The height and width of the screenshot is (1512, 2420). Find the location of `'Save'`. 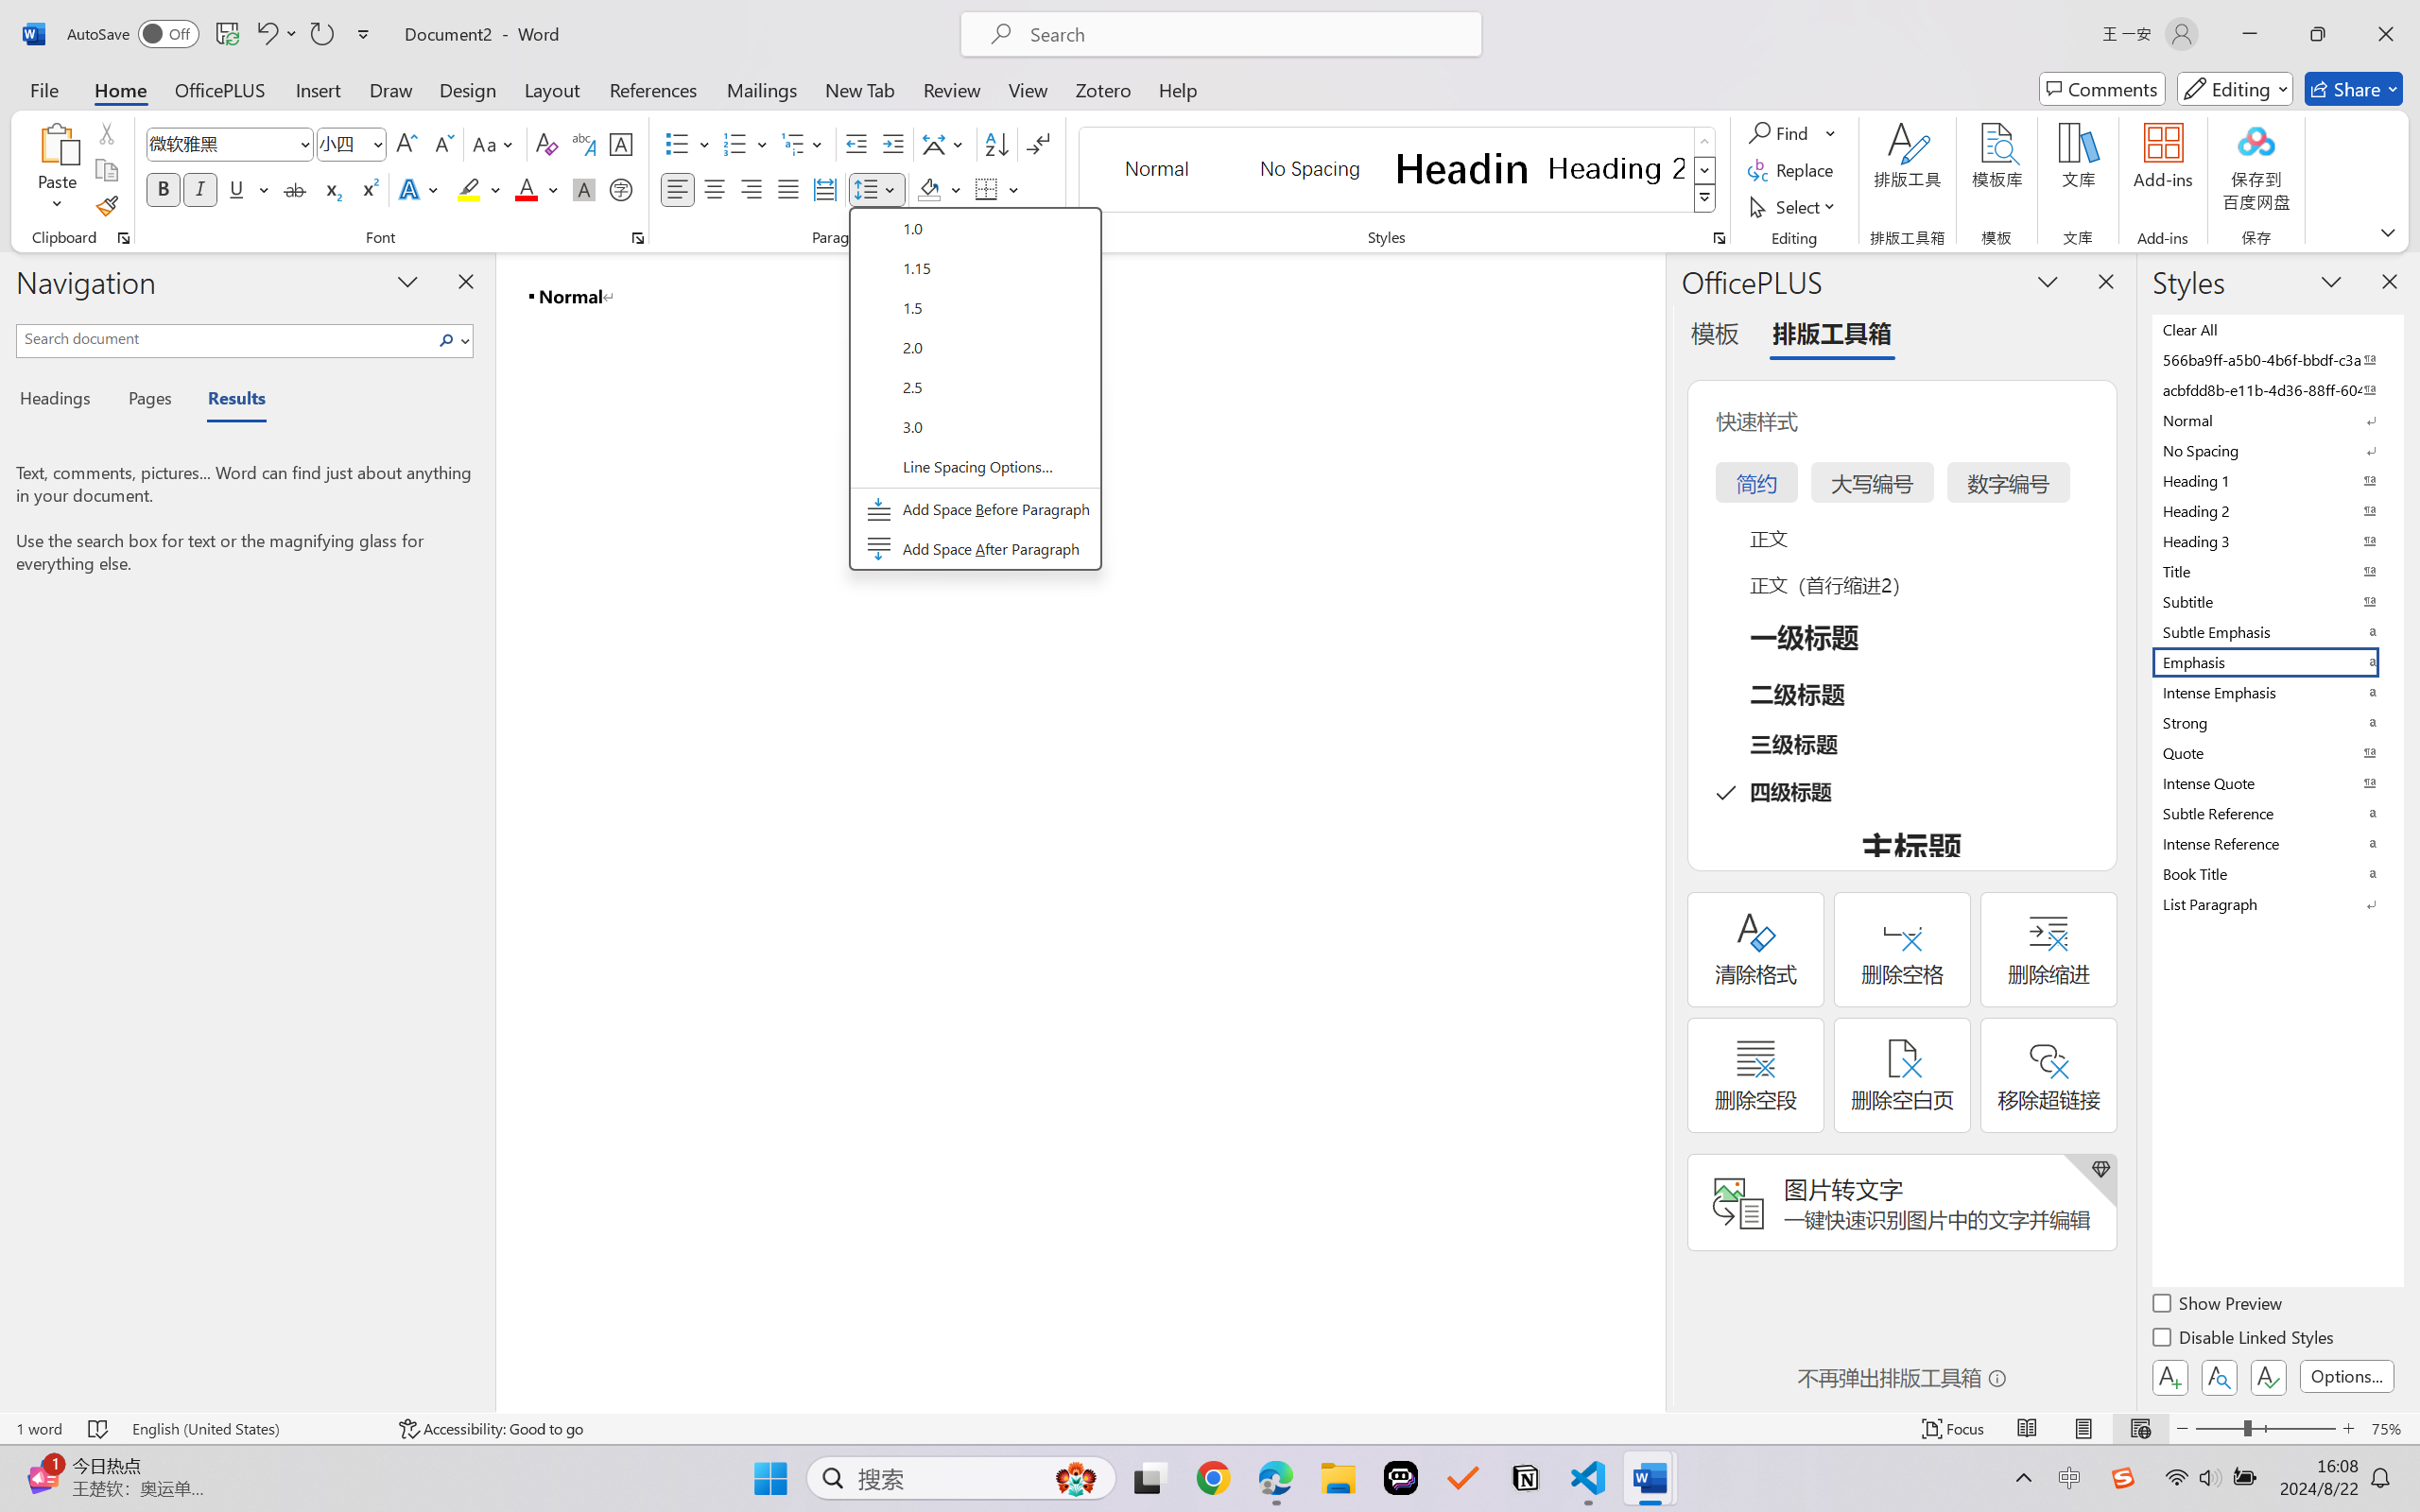

'Save' is located at coordinates (226, 33).